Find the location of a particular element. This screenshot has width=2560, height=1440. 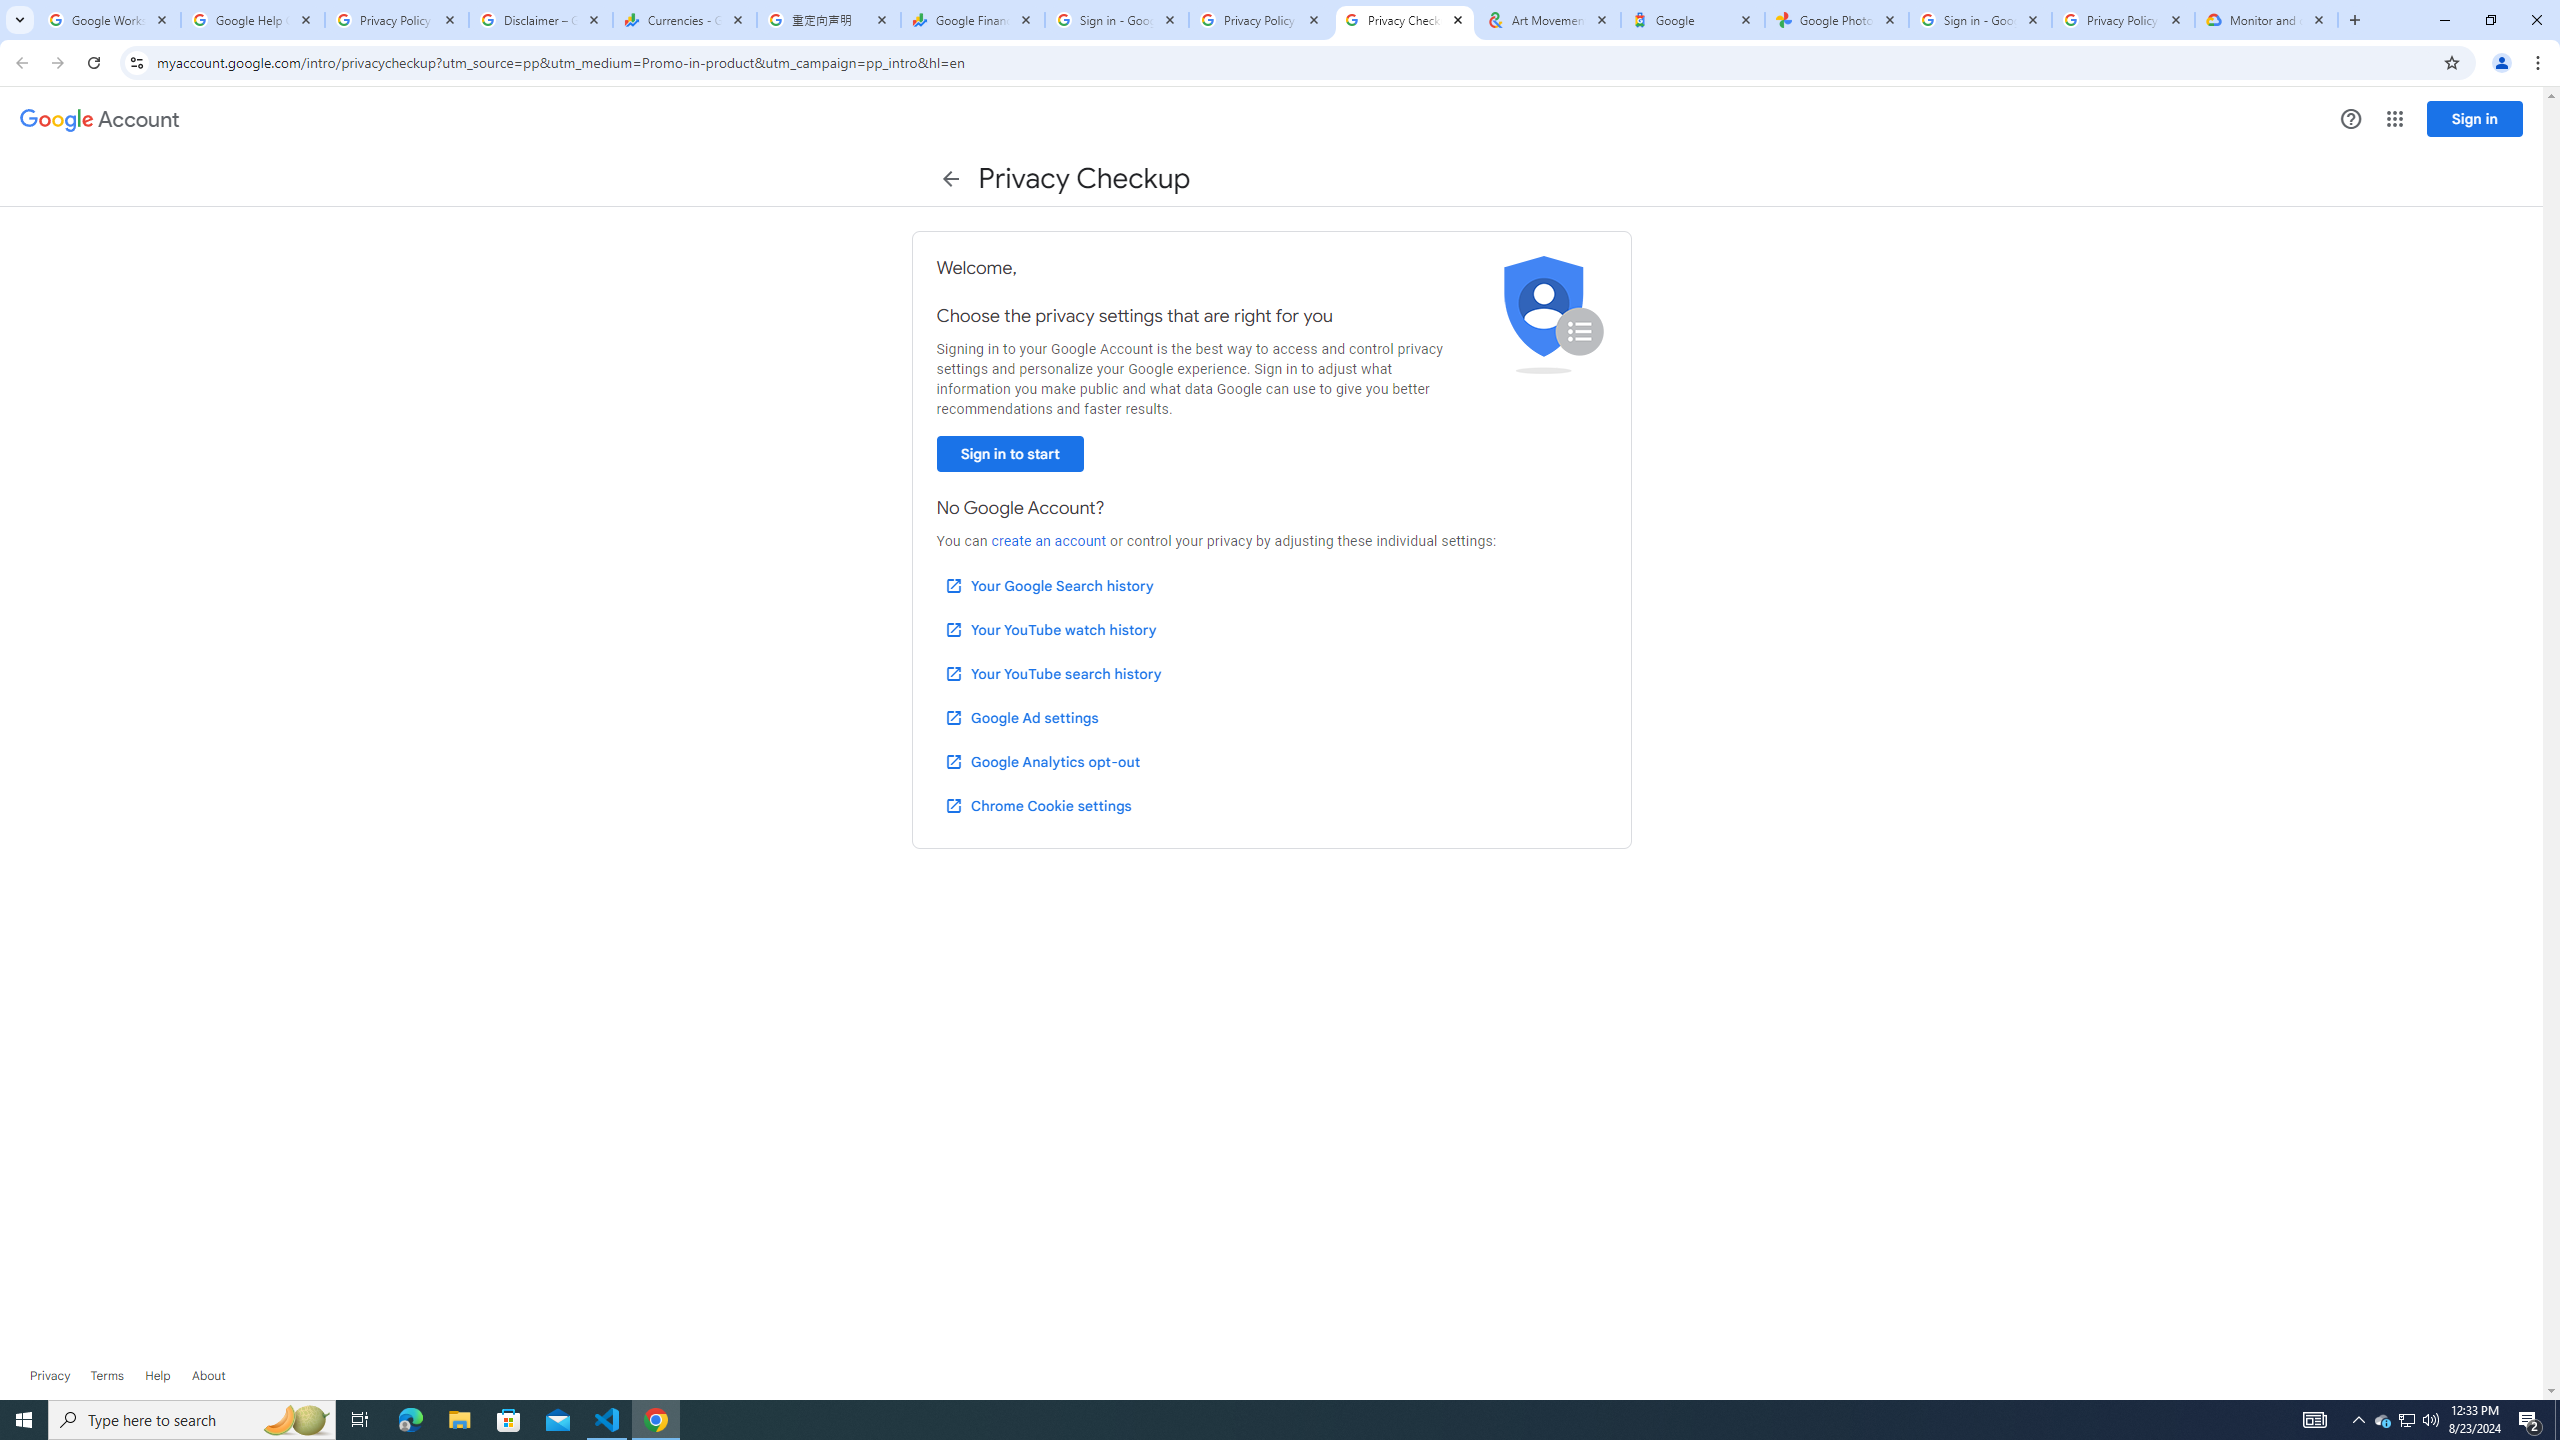

'Your Google Search history' is located at coordinates (1048, 585).